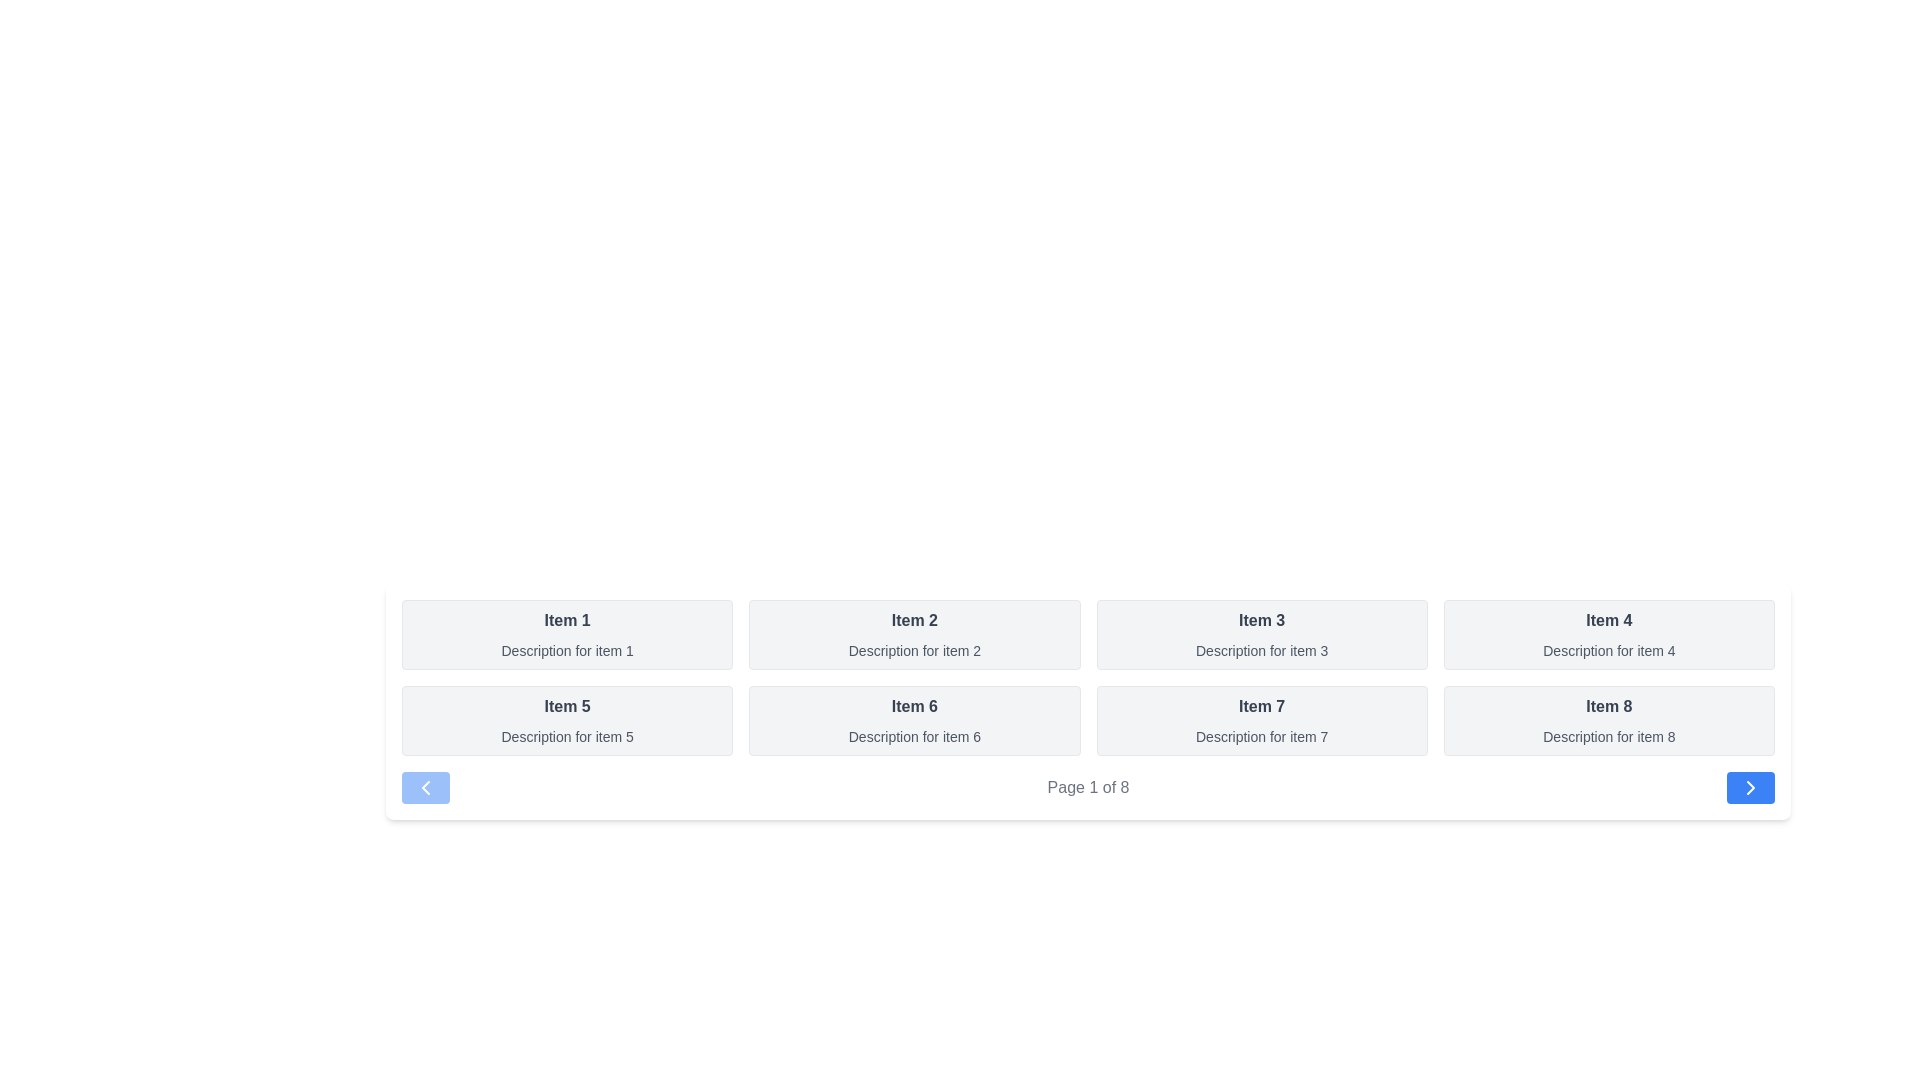 Image resolution: width=1920 pixels, height=1080 pixels. Describe the element at coordinates (1750, 786) in the screenshot. I see `the blue button with rounded corners that has a rightward-pointing chevron arrow symbol, located at the right-most position of the pagination controls` at that location.